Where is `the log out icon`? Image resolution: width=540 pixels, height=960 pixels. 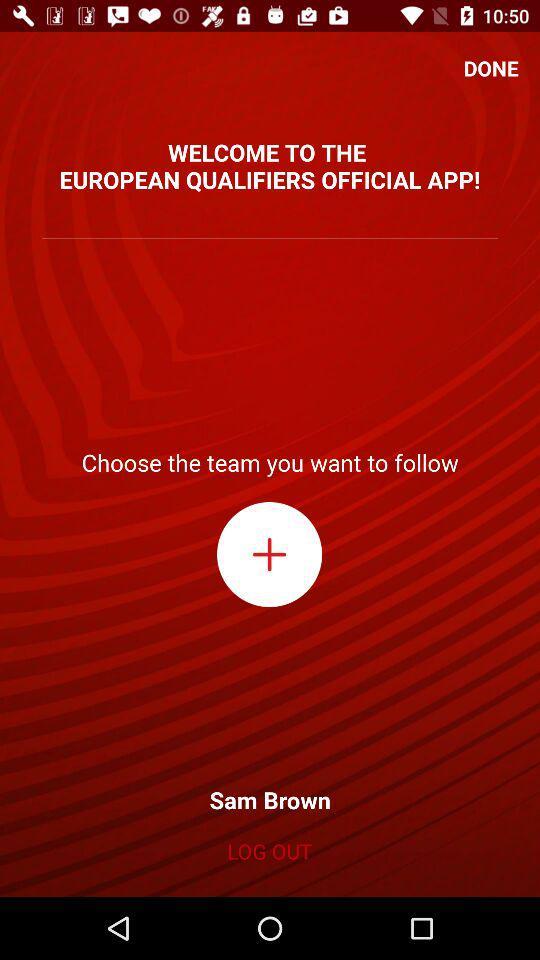
the log out icon is located at coordinates (269, 850).